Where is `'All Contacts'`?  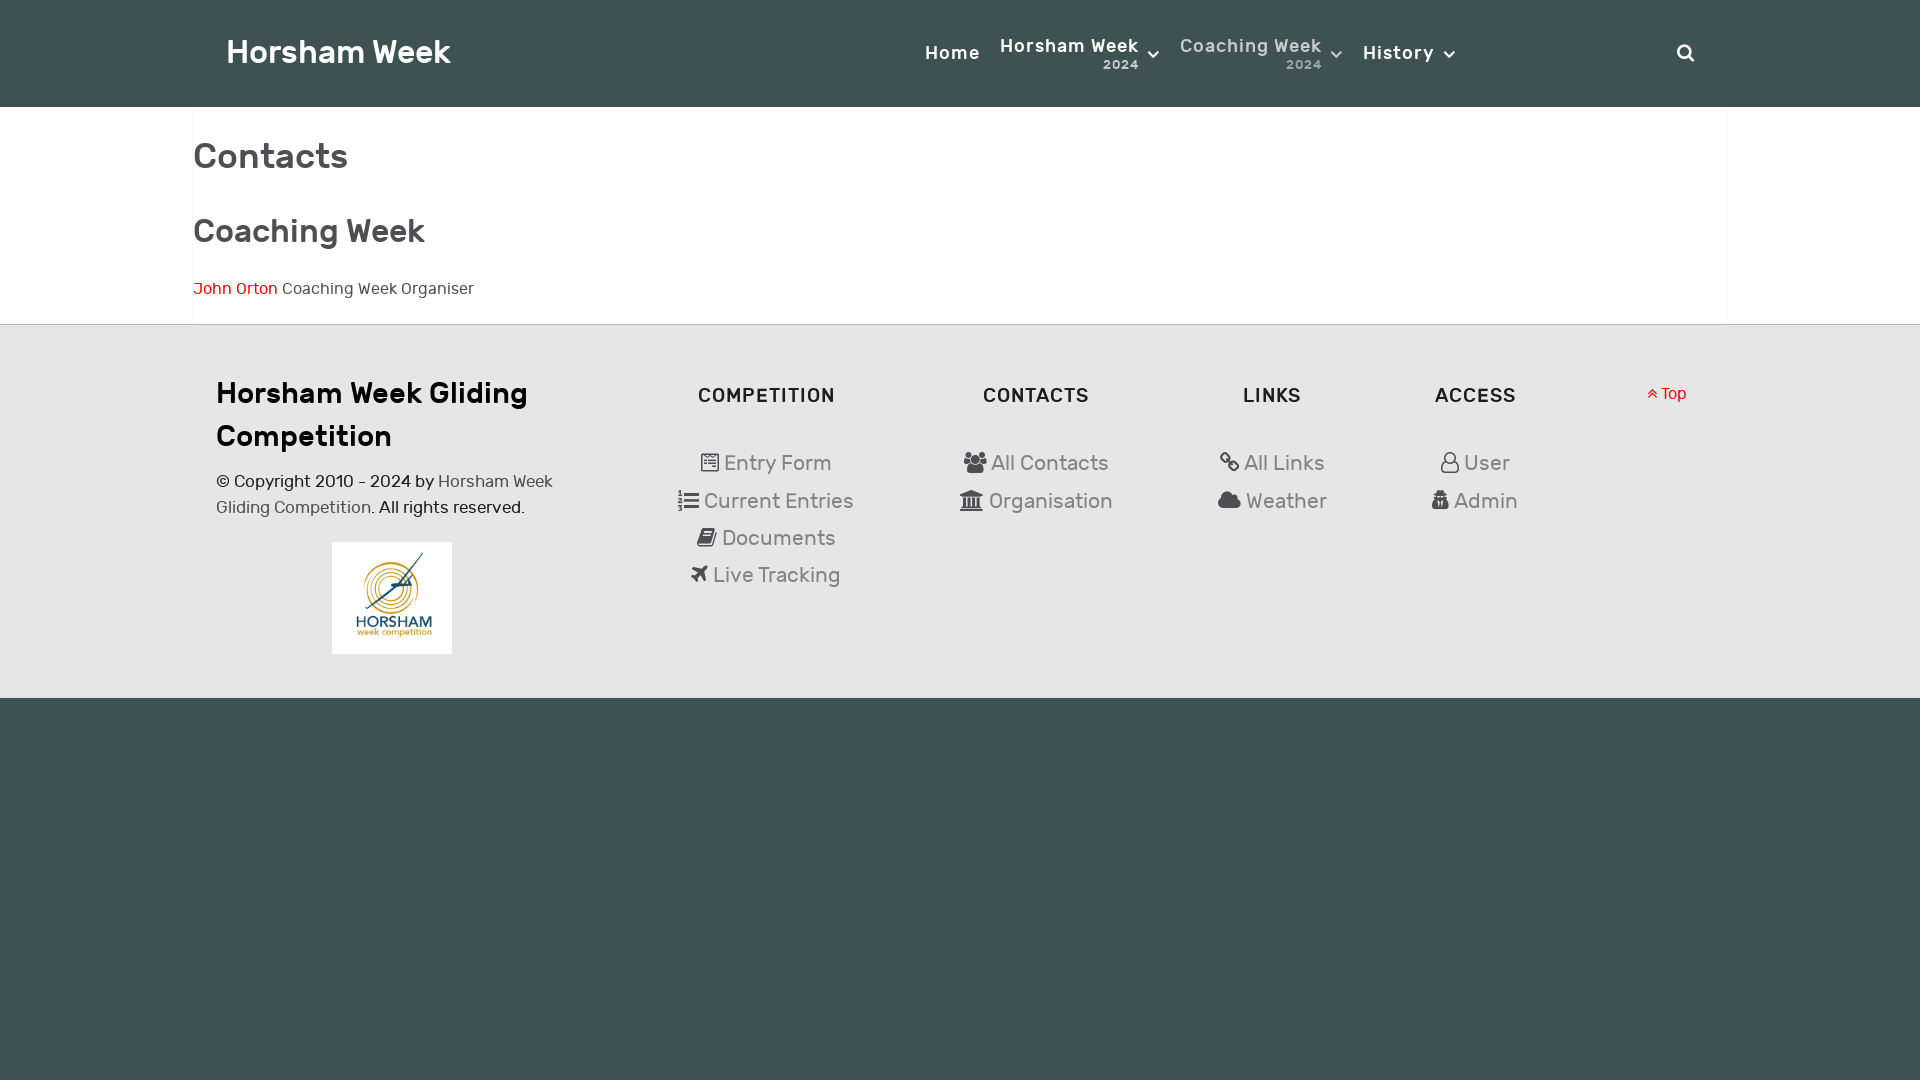 'All Contacts' is located at coordinates (1049, 463).